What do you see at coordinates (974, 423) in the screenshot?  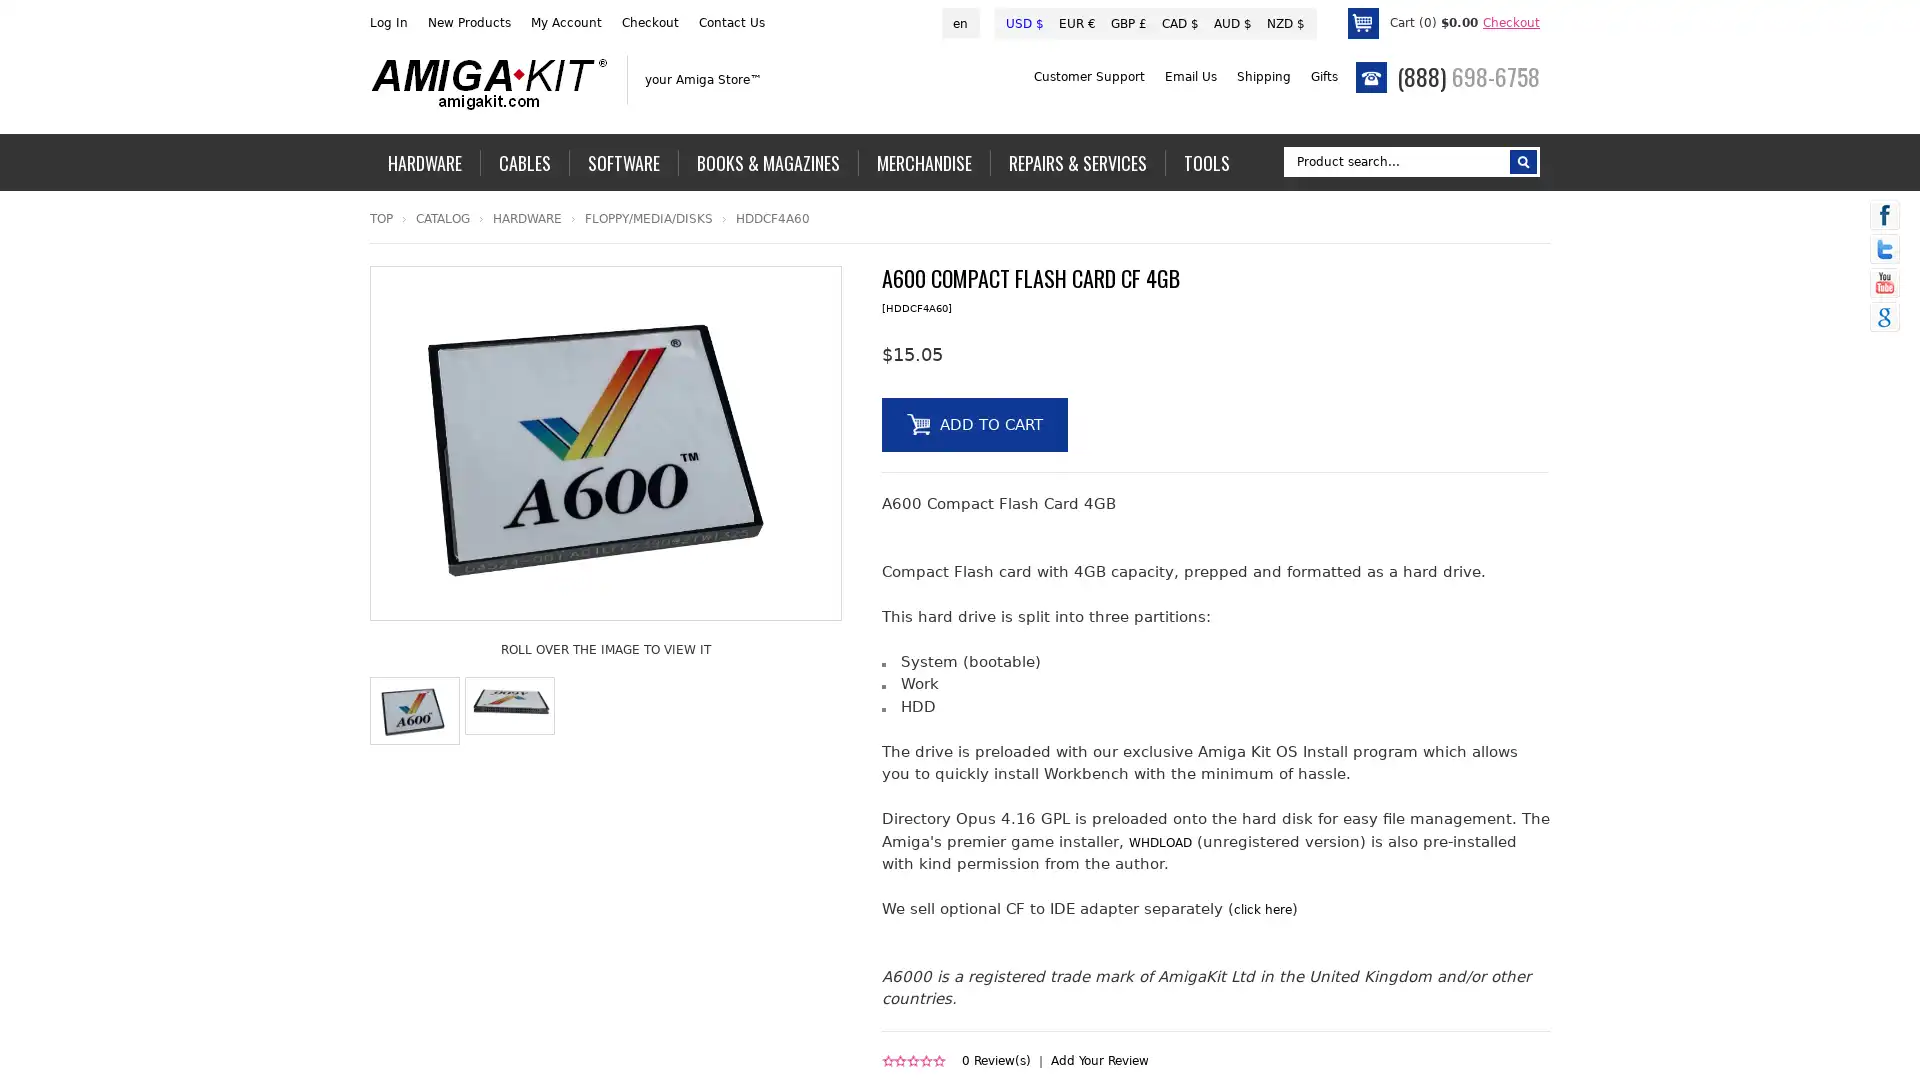 I see `ADD TO CART` at bounding box center [974, 423].